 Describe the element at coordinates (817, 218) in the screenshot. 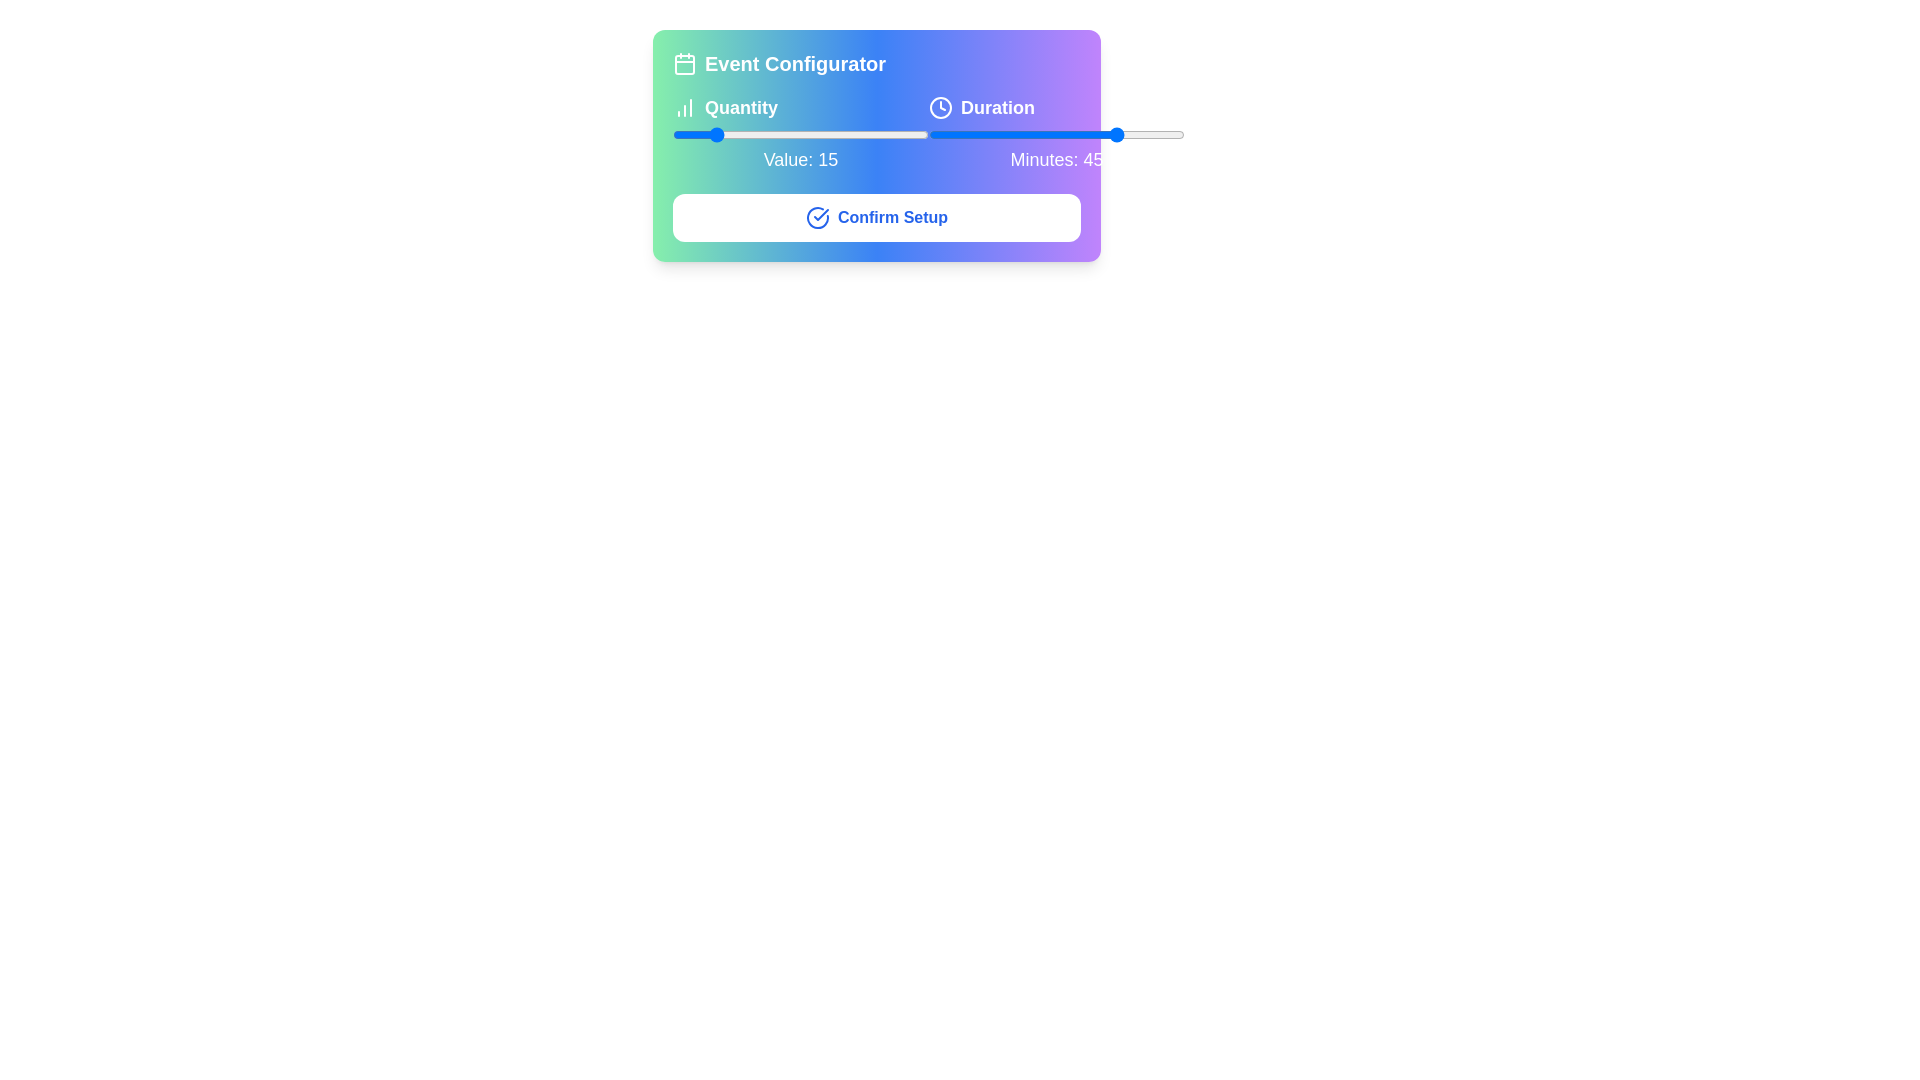

I see `the confirmation icon located to the left of the 'Confirm Setup' button in the central part of the interface` at that location.